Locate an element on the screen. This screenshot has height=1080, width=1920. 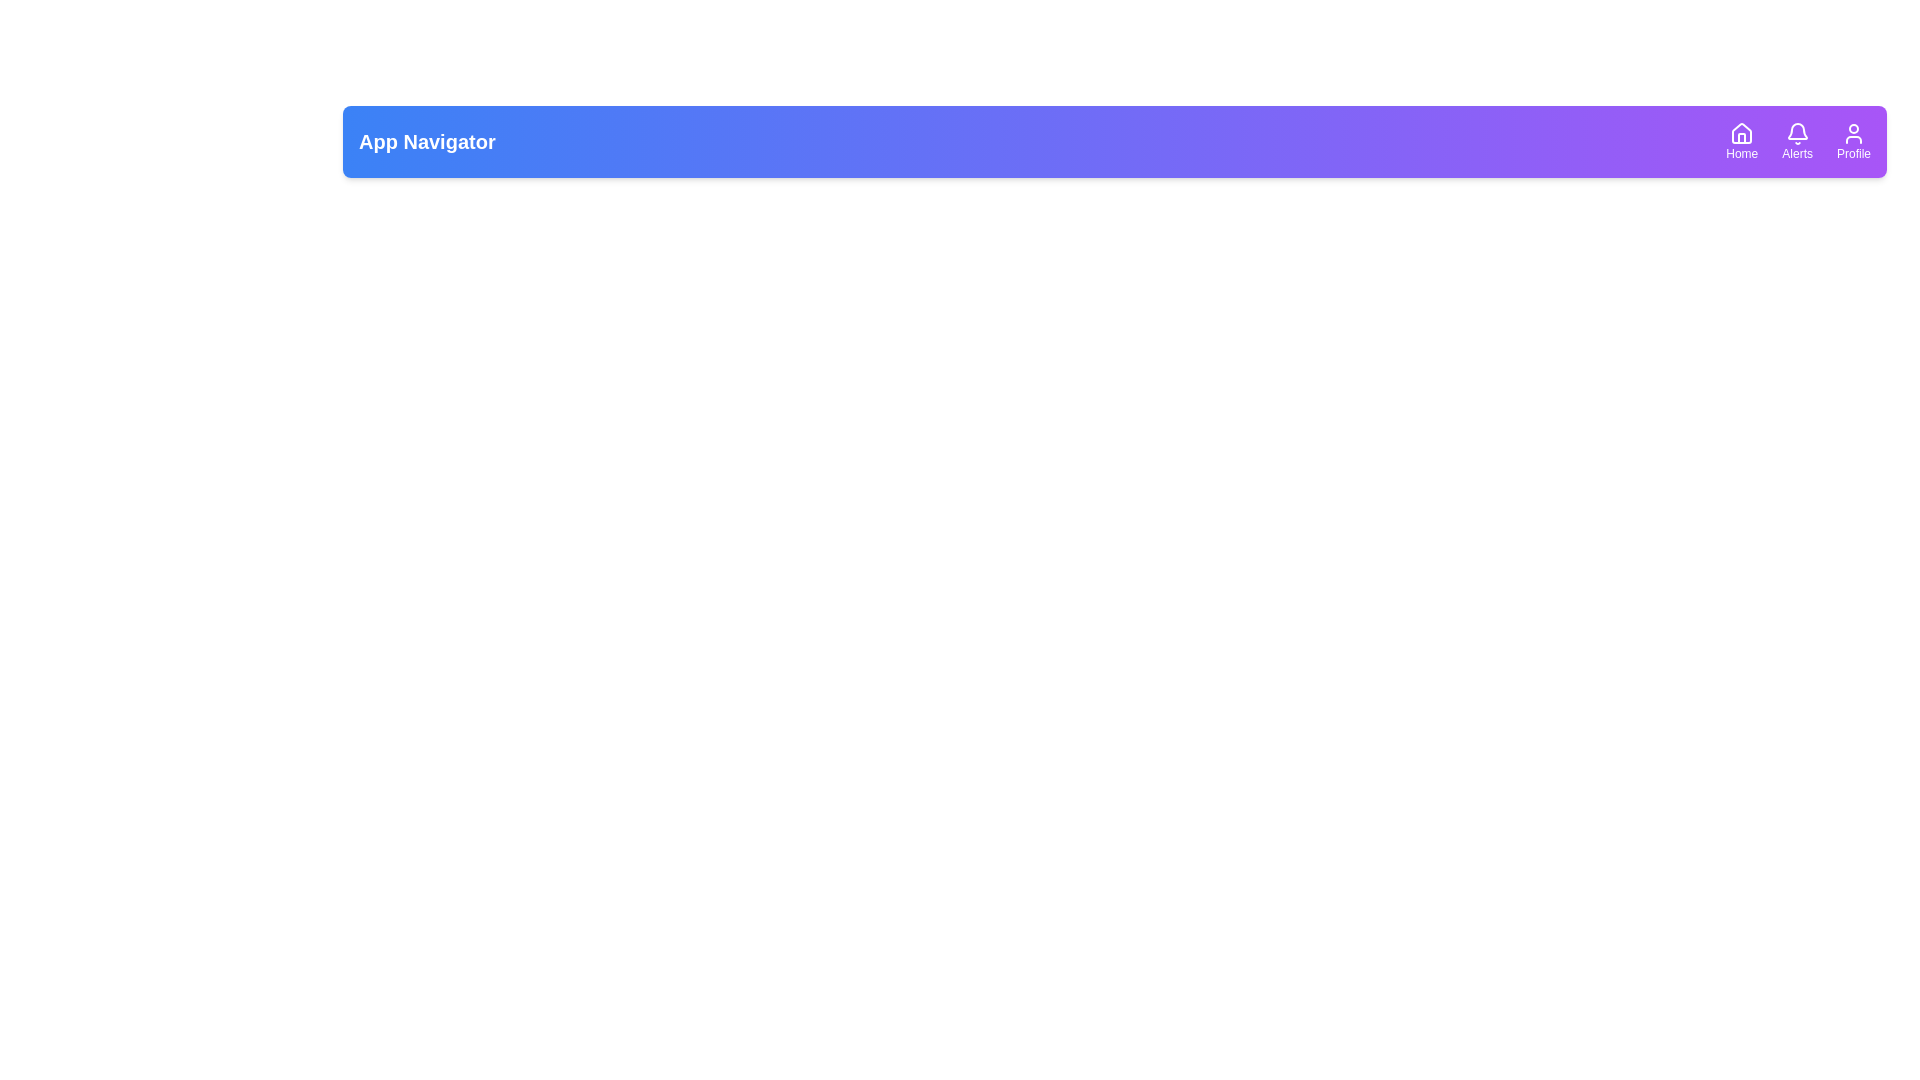
the decorative bell icon in the top navigation bar to trigger a tooltip or visual feedback is located at coordinates (1797, 131).